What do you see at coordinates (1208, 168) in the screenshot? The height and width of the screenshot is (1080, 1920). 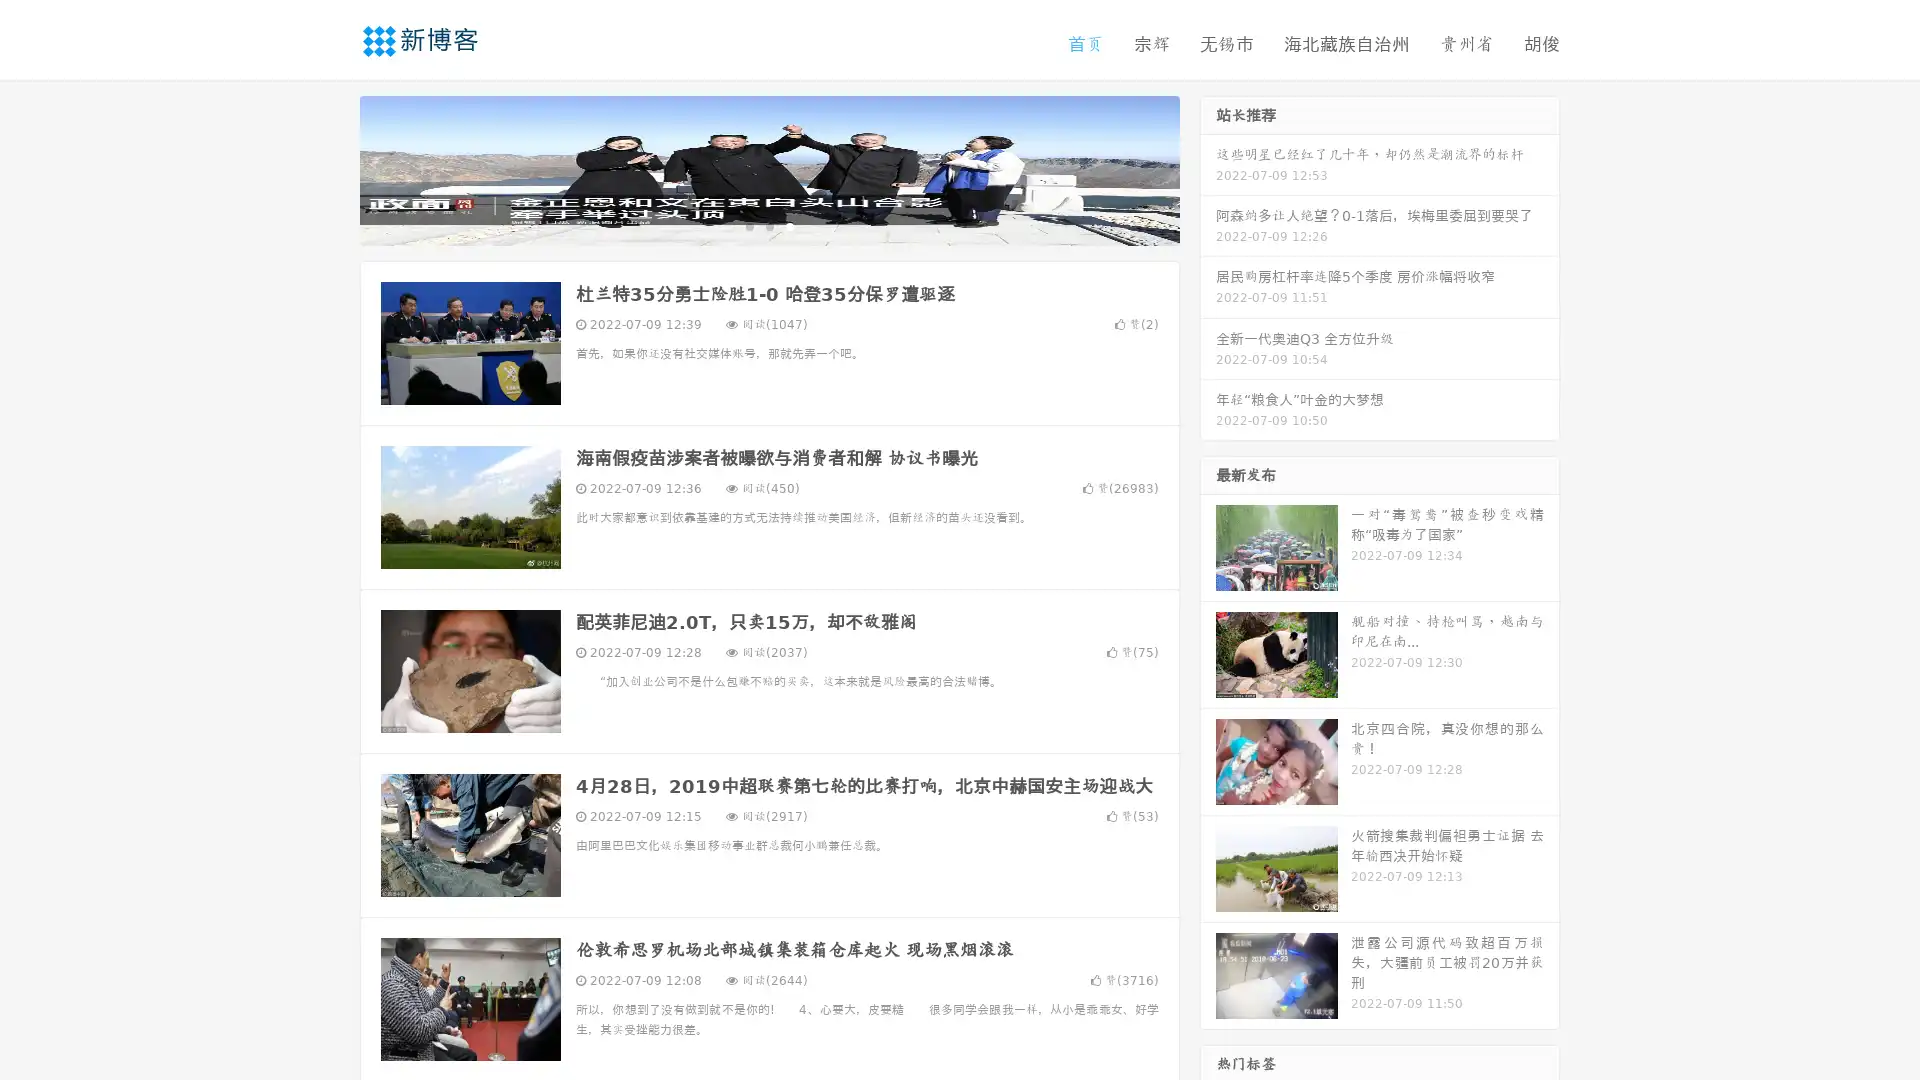 I see `Next slide` at bounding box center [1208, 168].